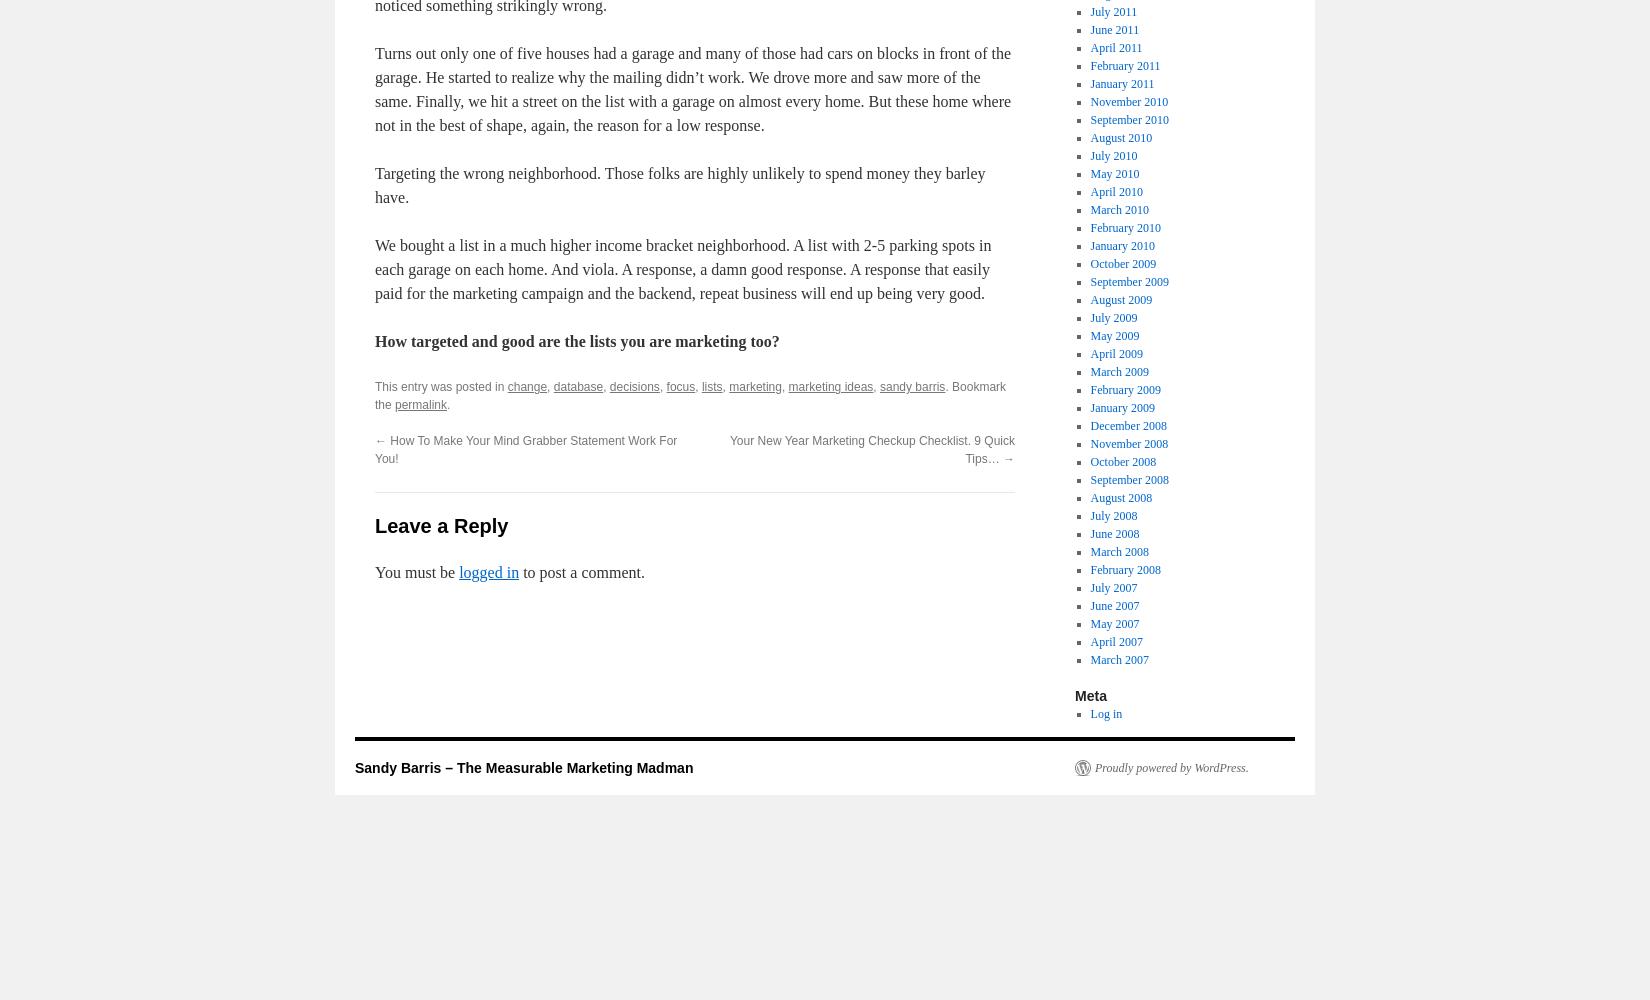 The width and height of the screenshot is (1650, 1000). What do you see at coordinates (1128, 119) in the screenshot?
I see `'September 2010'` at bounding box center [1128, 119].